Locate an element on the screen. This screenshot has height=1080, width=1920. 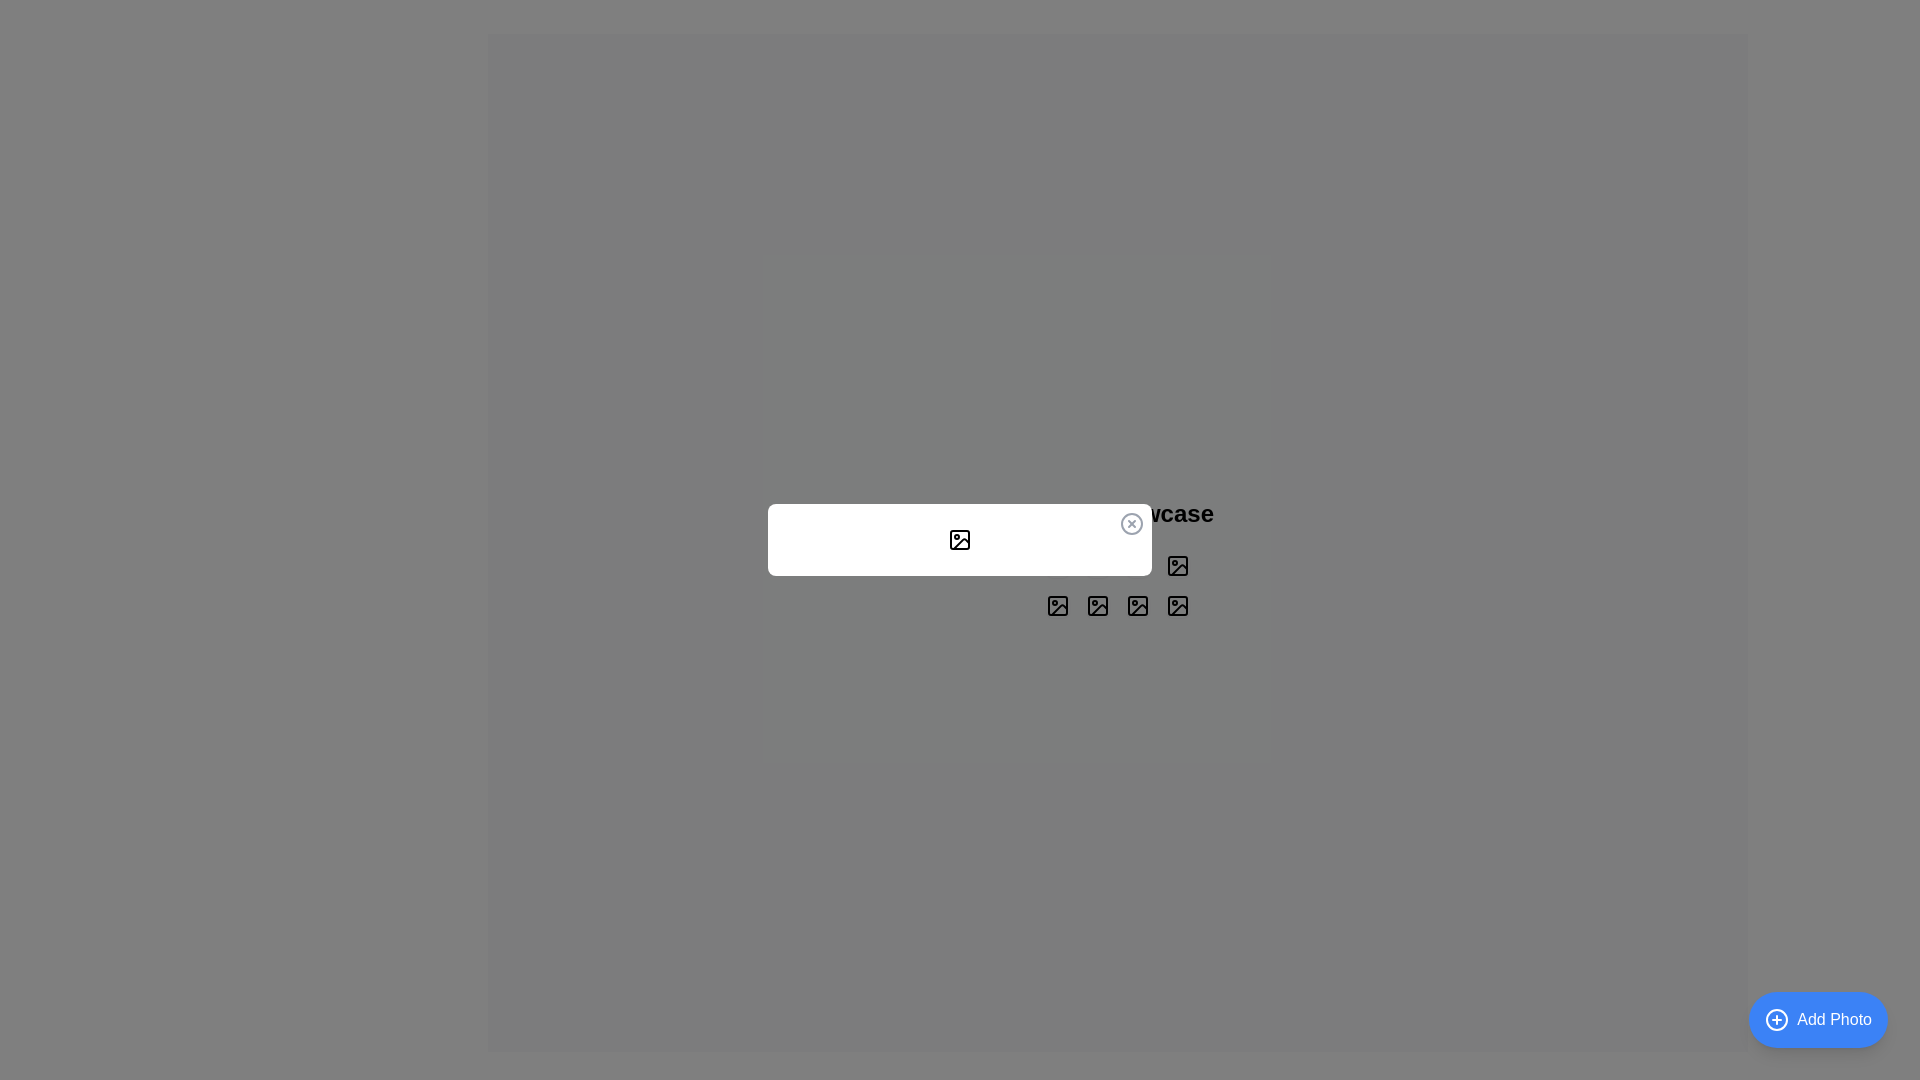
the circular zoom button with a black background and white plus icon to zoom in is located at coordinates (1137, 604).